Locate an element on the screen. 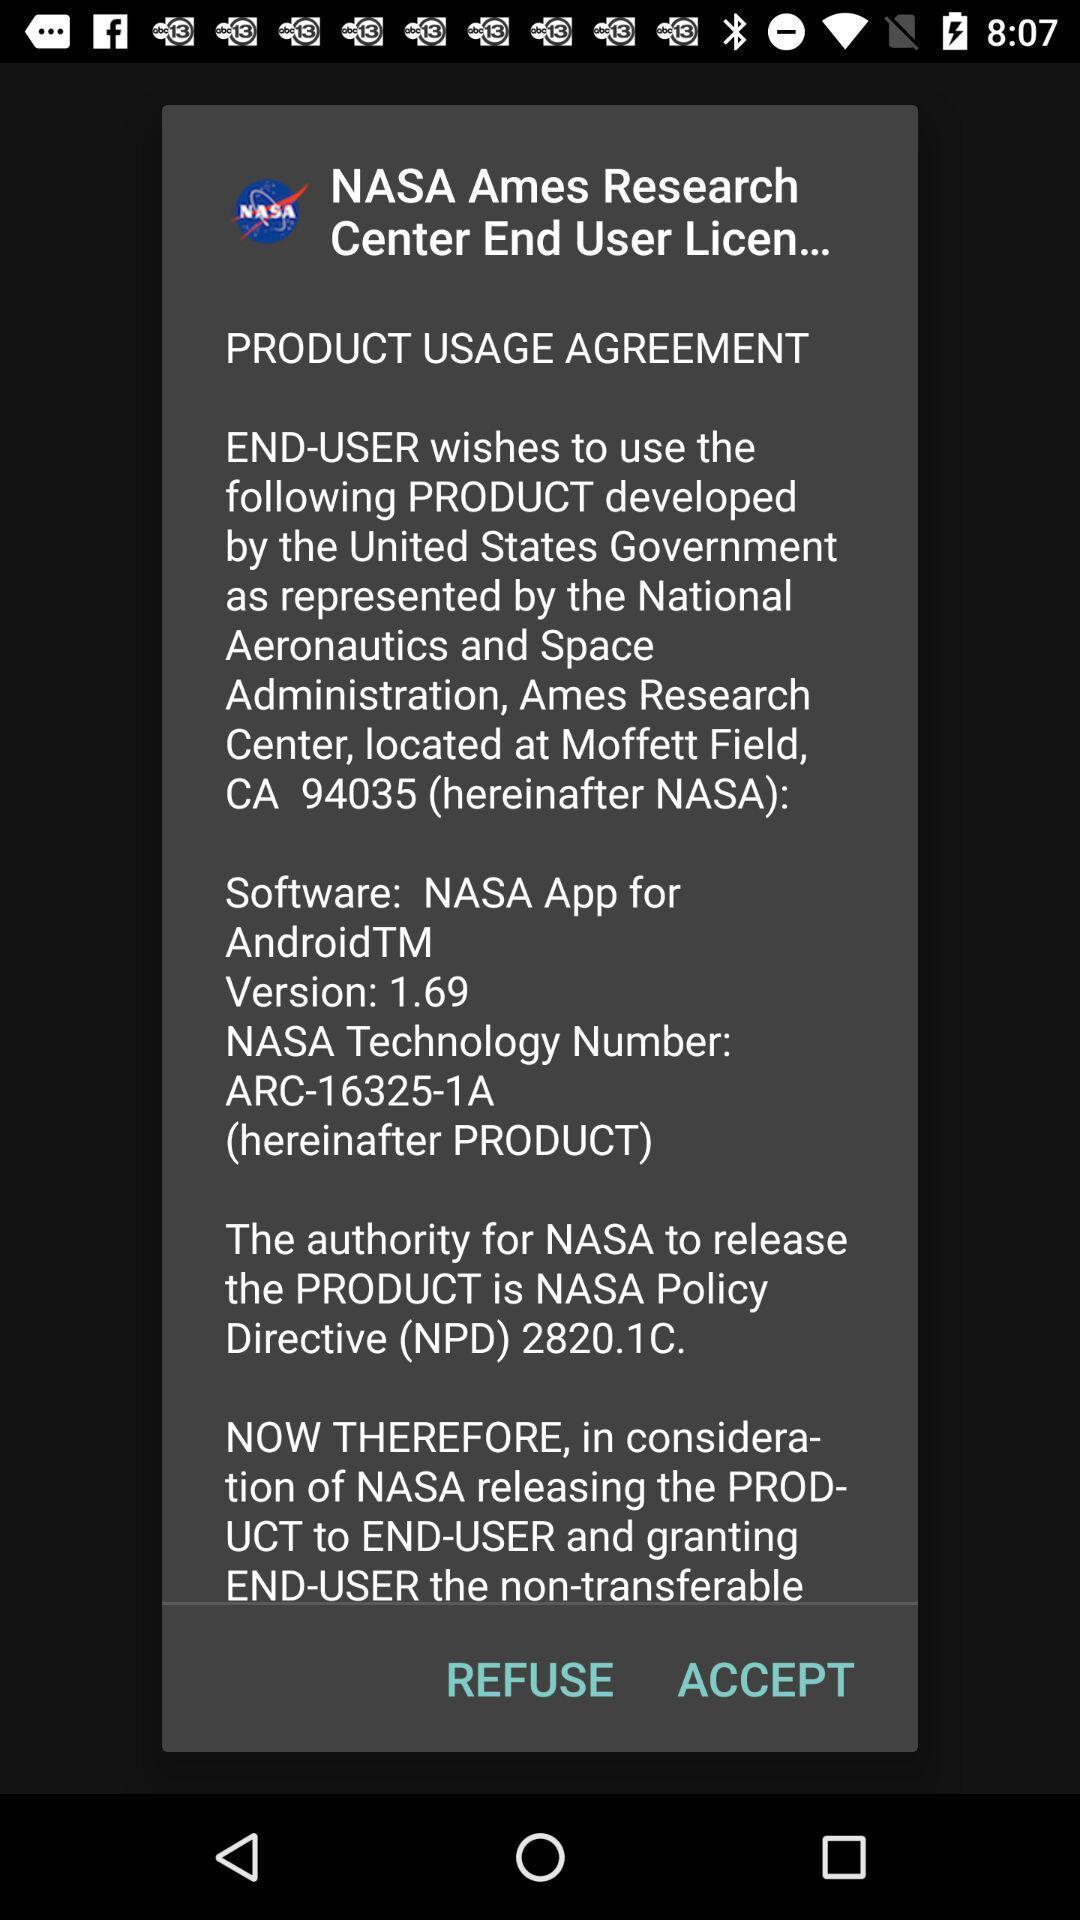  the item to the left of accept icon is located at coordinates (528, 1678).